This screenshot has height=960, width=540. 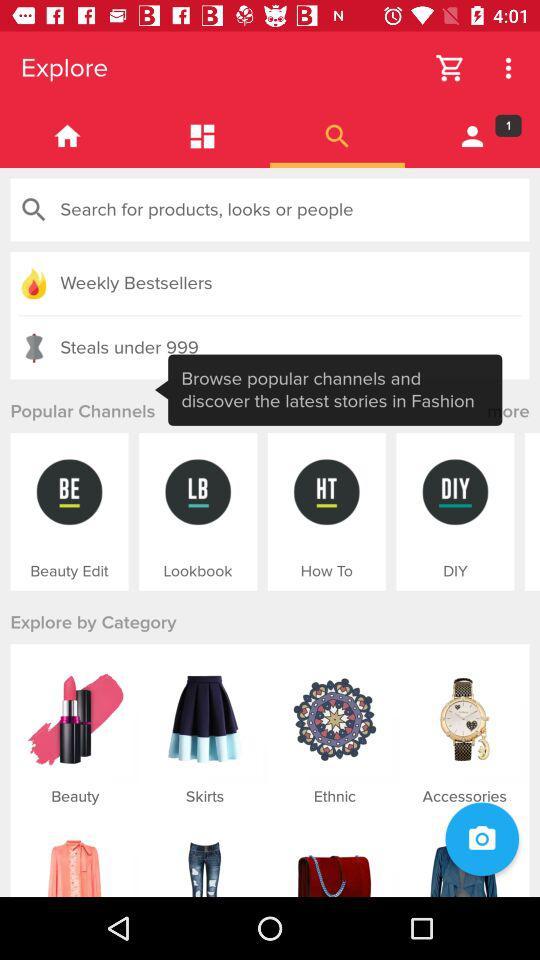 I want to click on homepage, so click(x=67, y=135).